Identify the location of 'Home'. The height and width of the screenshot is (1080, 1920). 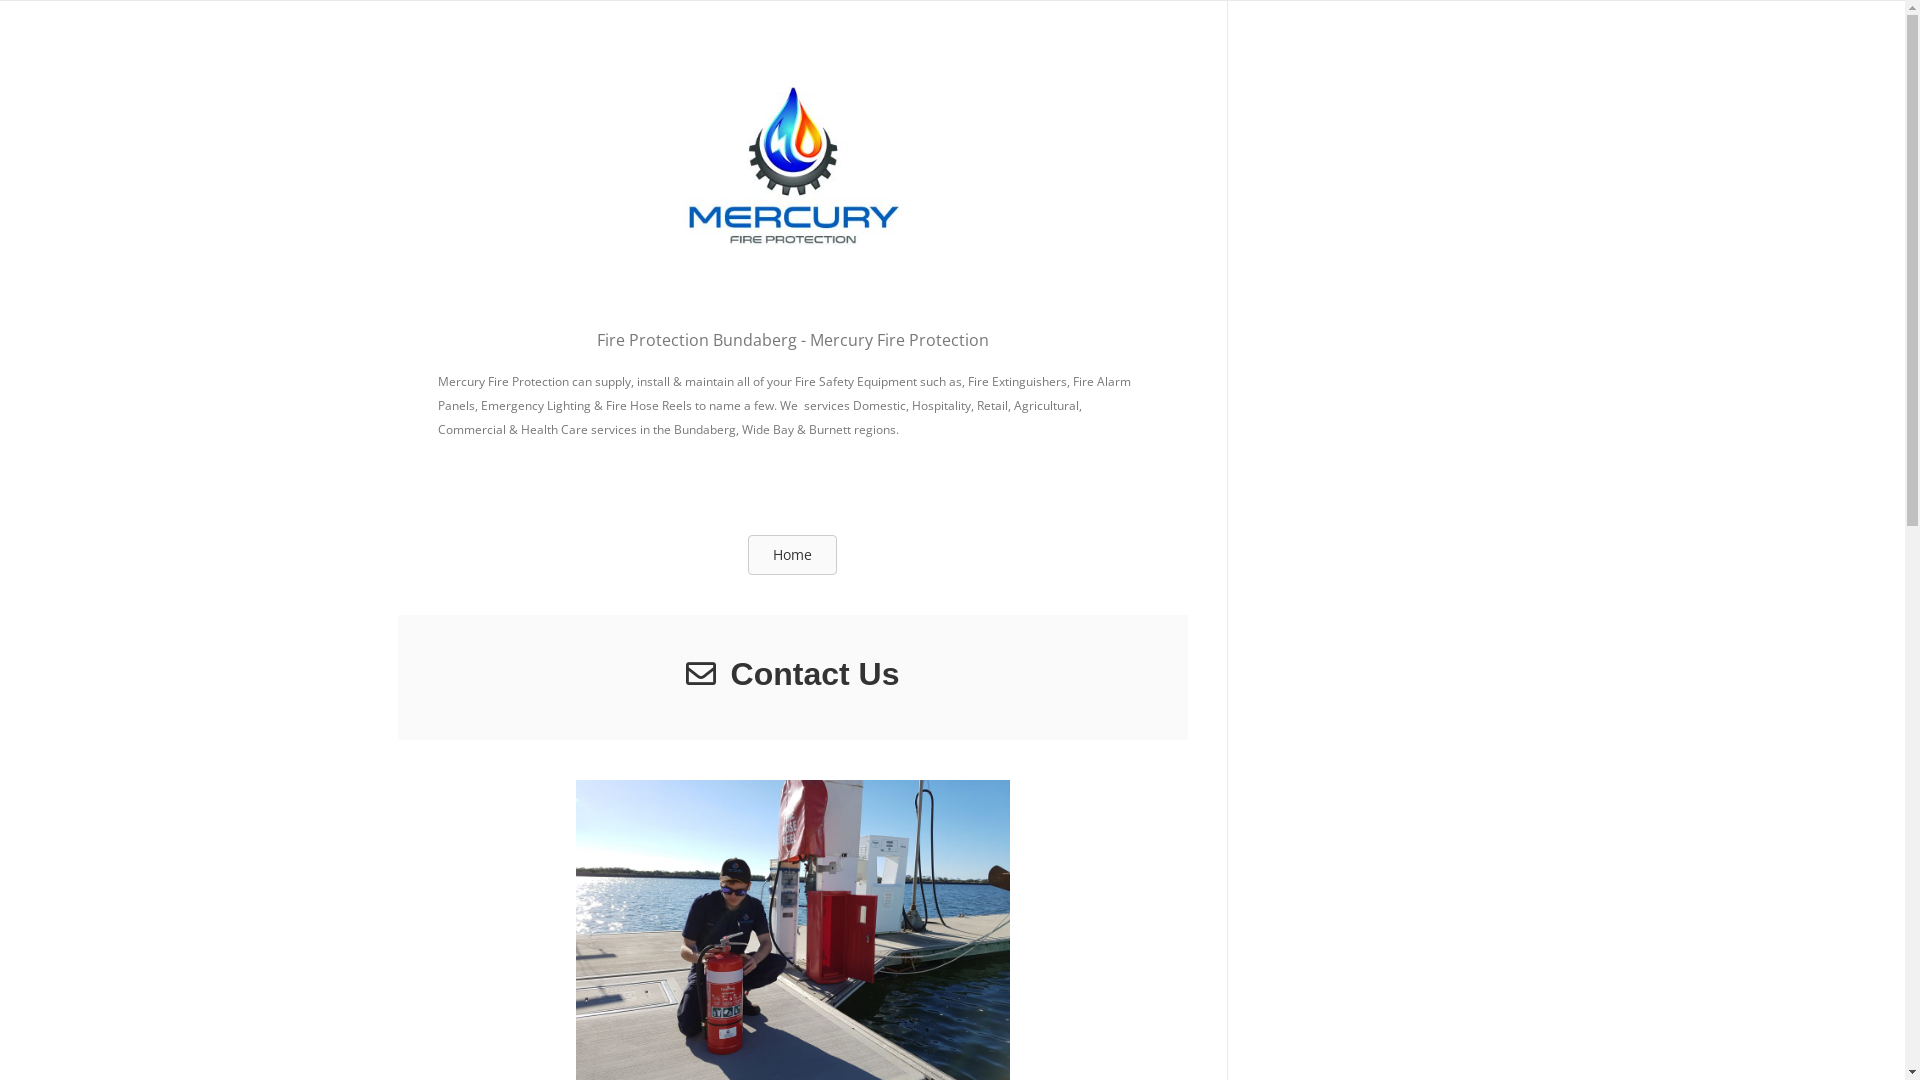
(791, 555).